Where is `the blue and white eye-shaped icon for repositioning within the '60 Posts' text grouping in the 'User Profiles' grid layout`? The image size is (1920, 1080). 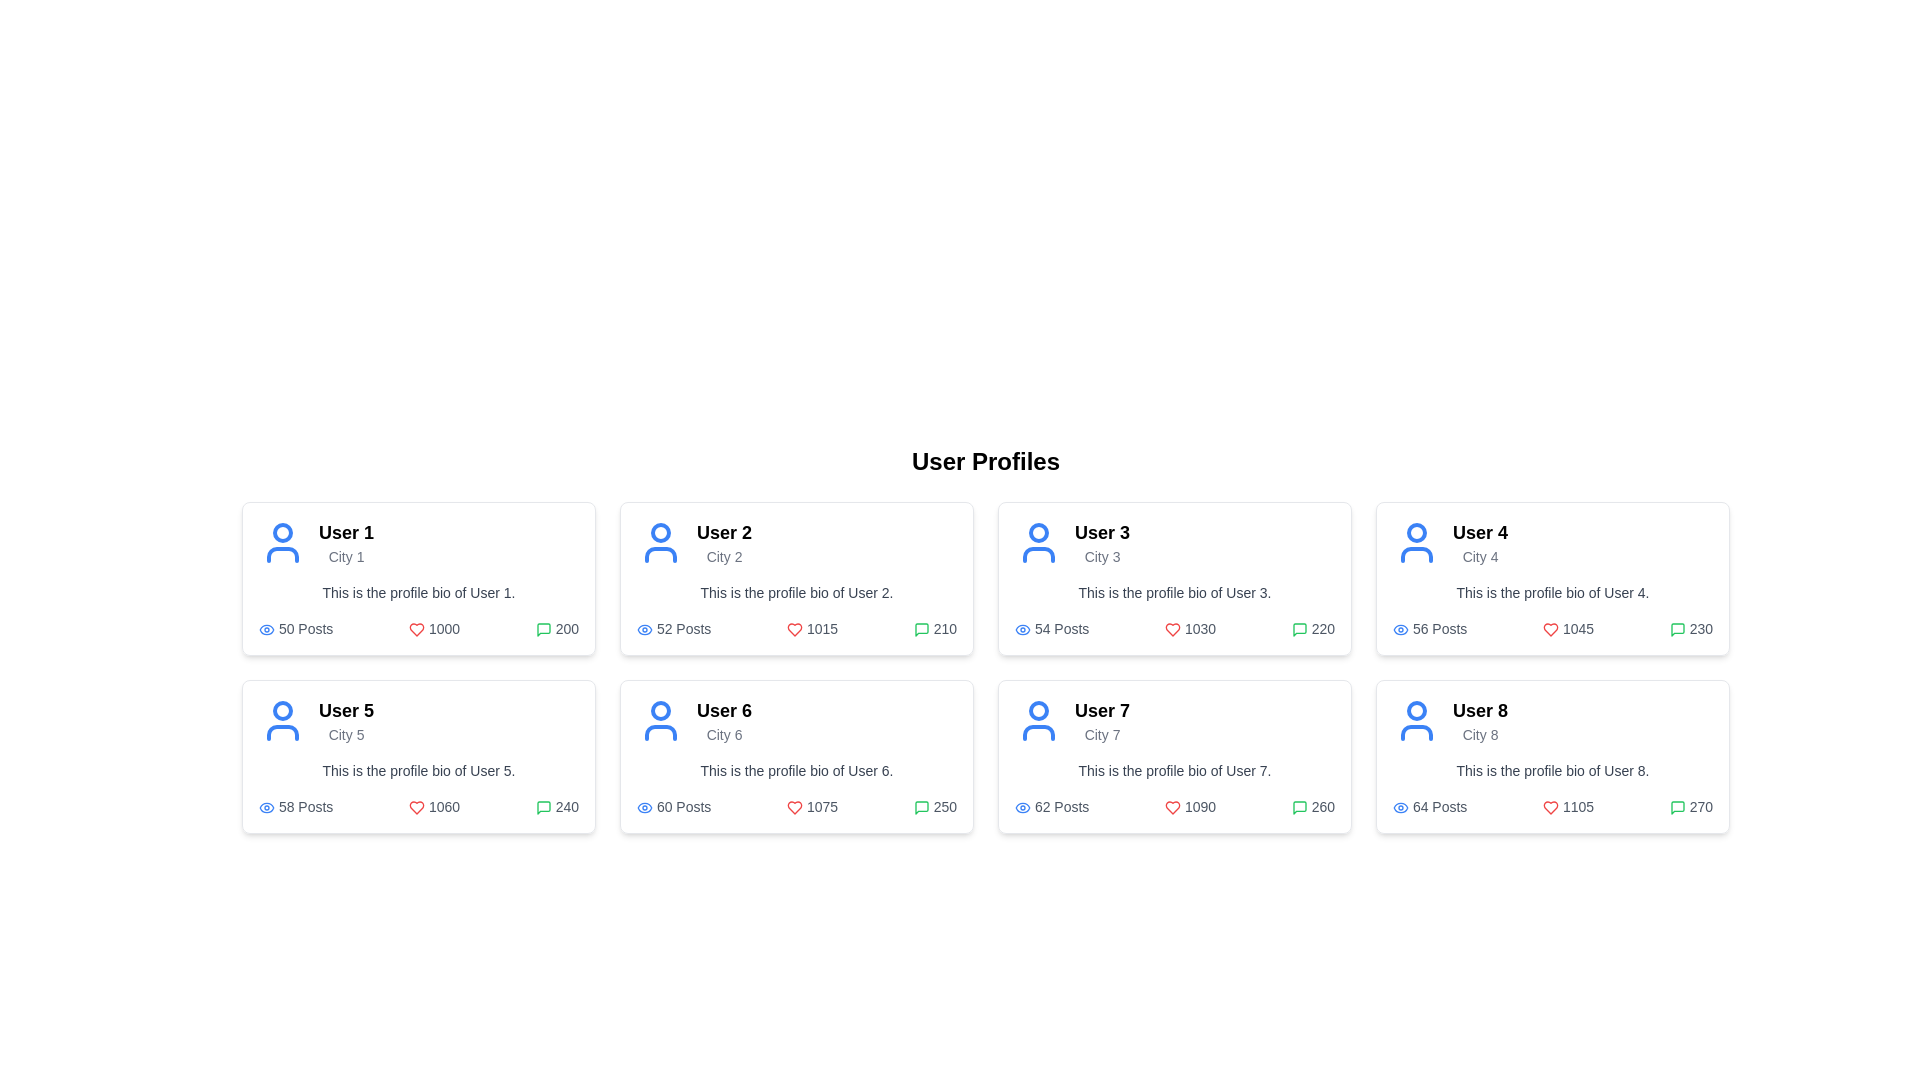 the blue and white eye-shaped icon for repositioning within the '60 Posts' text grouping in the 'User Profiles' grid layout is located at coordinates (644, 807).